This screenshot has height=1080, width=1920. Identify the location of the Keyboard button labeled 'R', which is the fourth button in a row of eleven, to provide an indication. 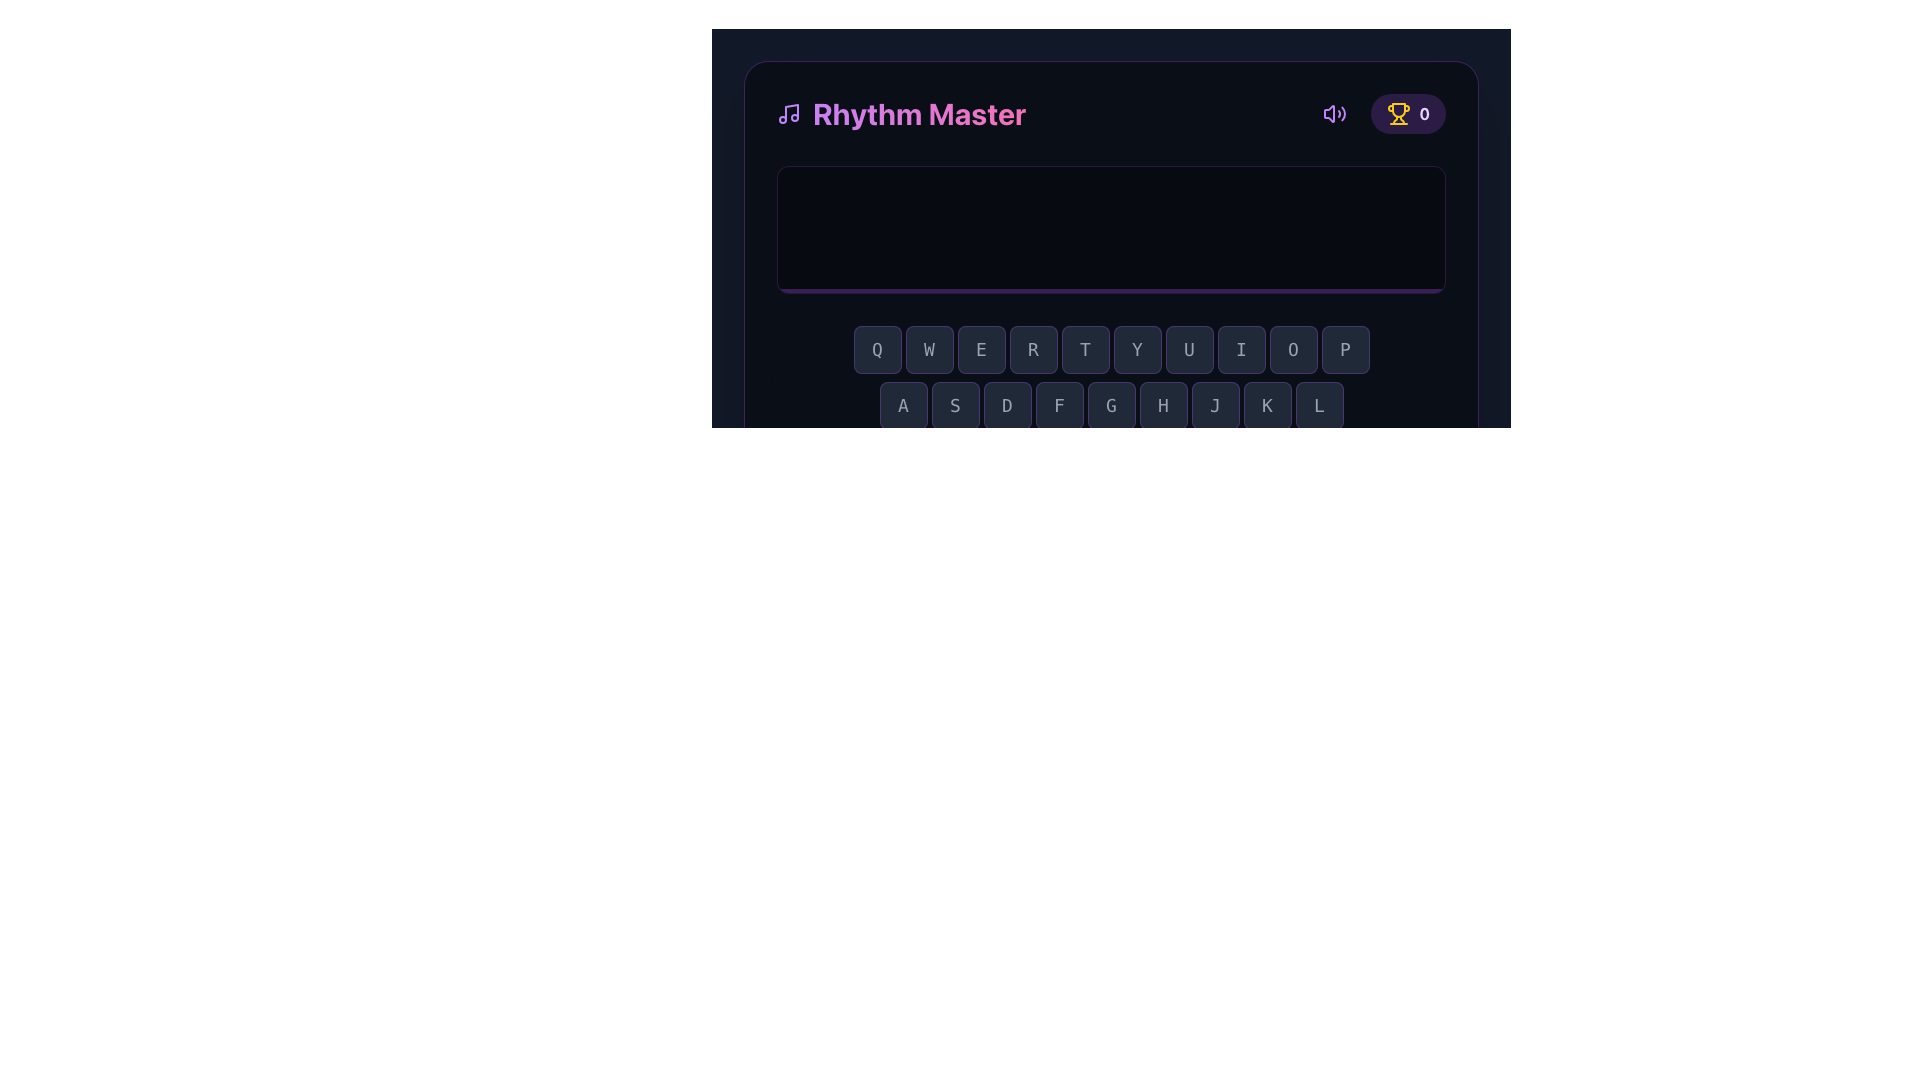
(1033, 349).